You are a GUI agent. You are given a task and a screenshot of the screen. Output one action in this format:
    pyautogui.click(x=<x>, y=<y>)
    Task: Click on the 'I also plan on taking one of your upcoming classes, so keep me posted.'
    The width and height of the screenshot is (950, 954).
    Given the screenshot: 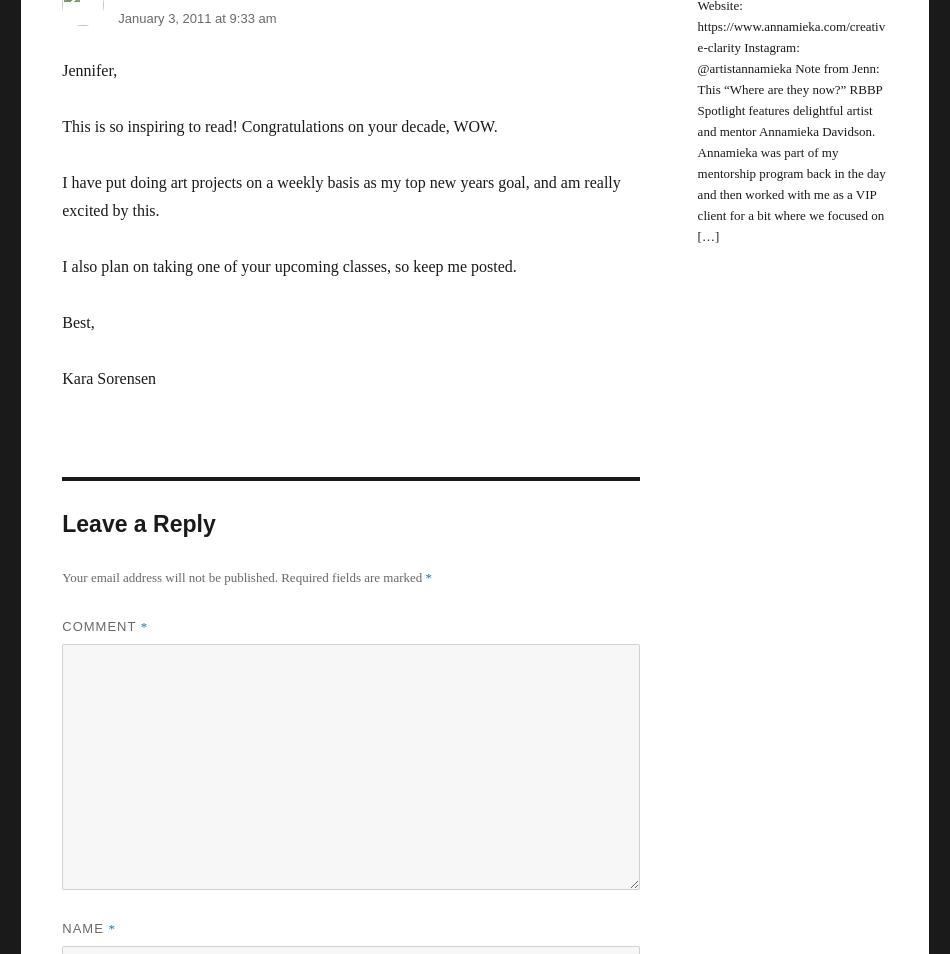 What is the action you would take?
    pyautogui.click(x=287, y=266)
    